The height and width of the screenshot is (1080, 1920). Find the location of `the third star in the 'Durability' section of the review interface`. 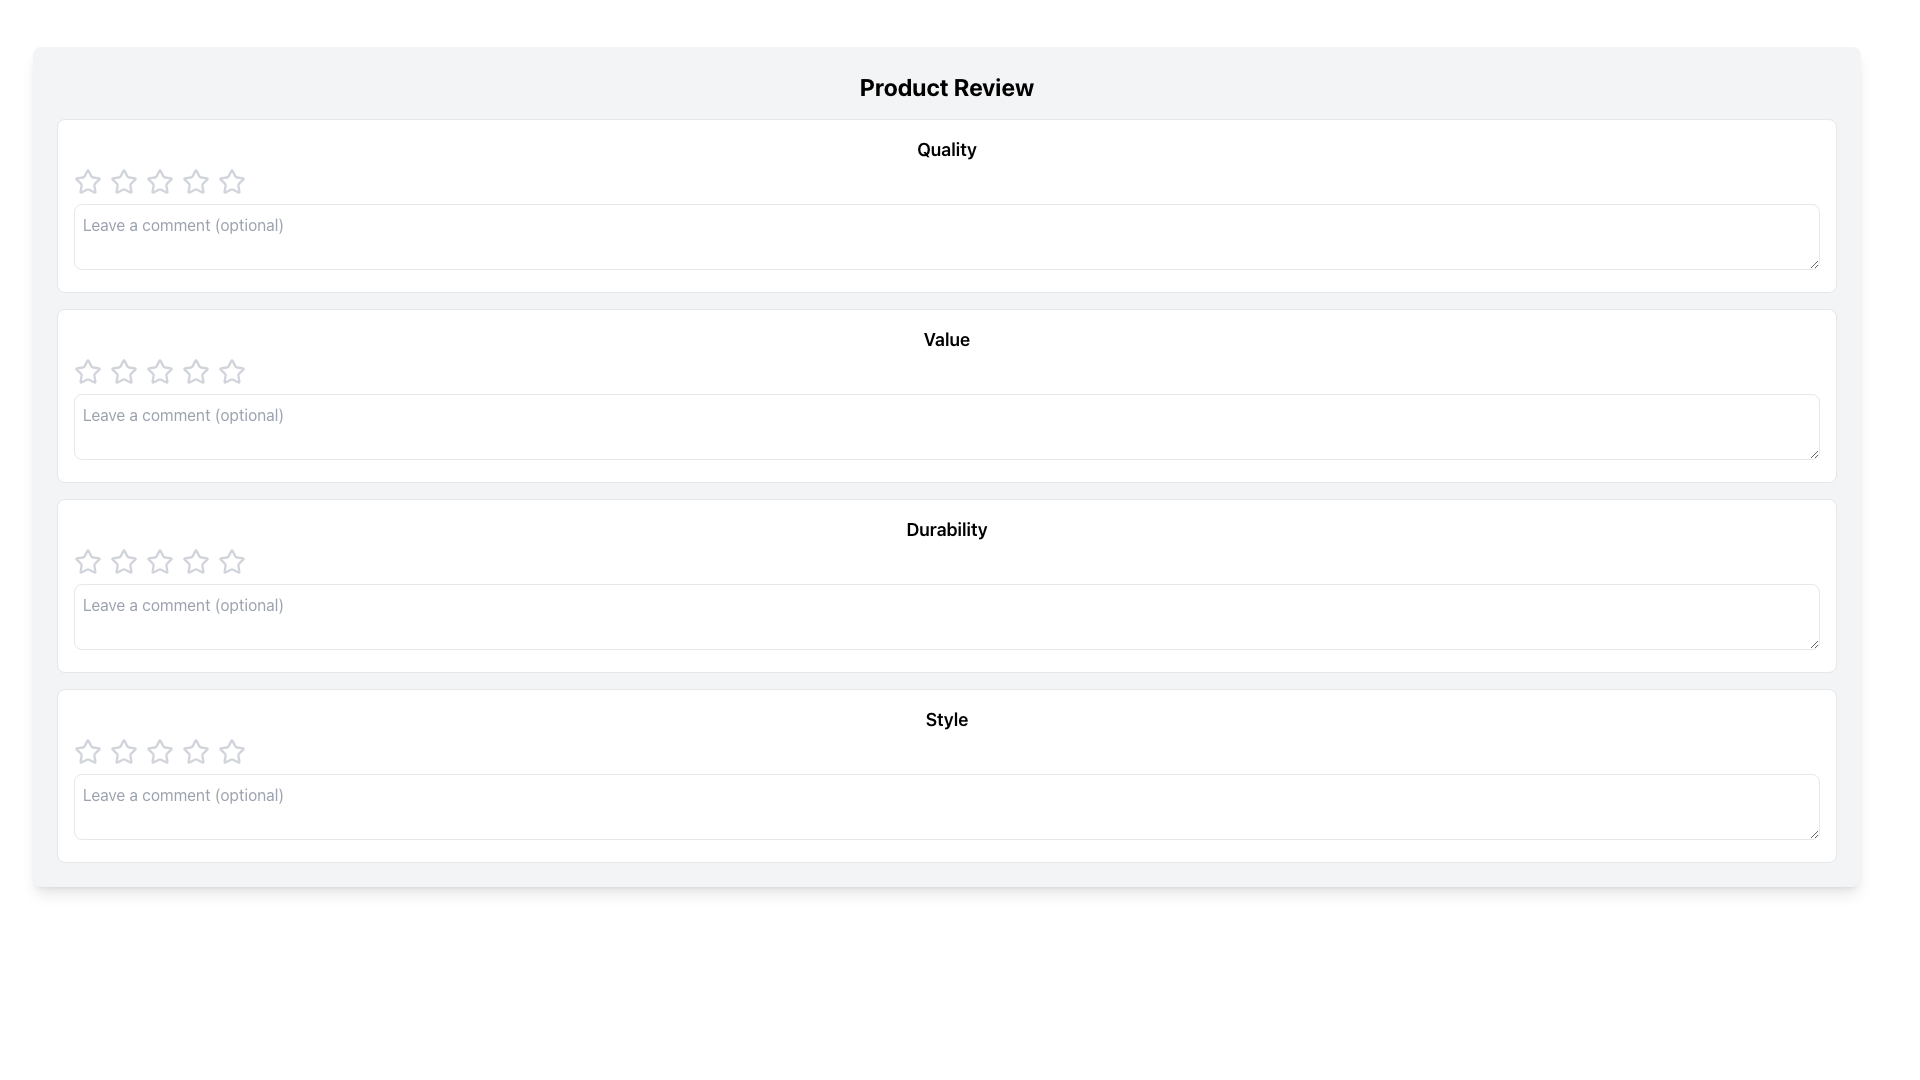

the third star in the 'Durability' section of the review interface is located at coordinates (196, 561).